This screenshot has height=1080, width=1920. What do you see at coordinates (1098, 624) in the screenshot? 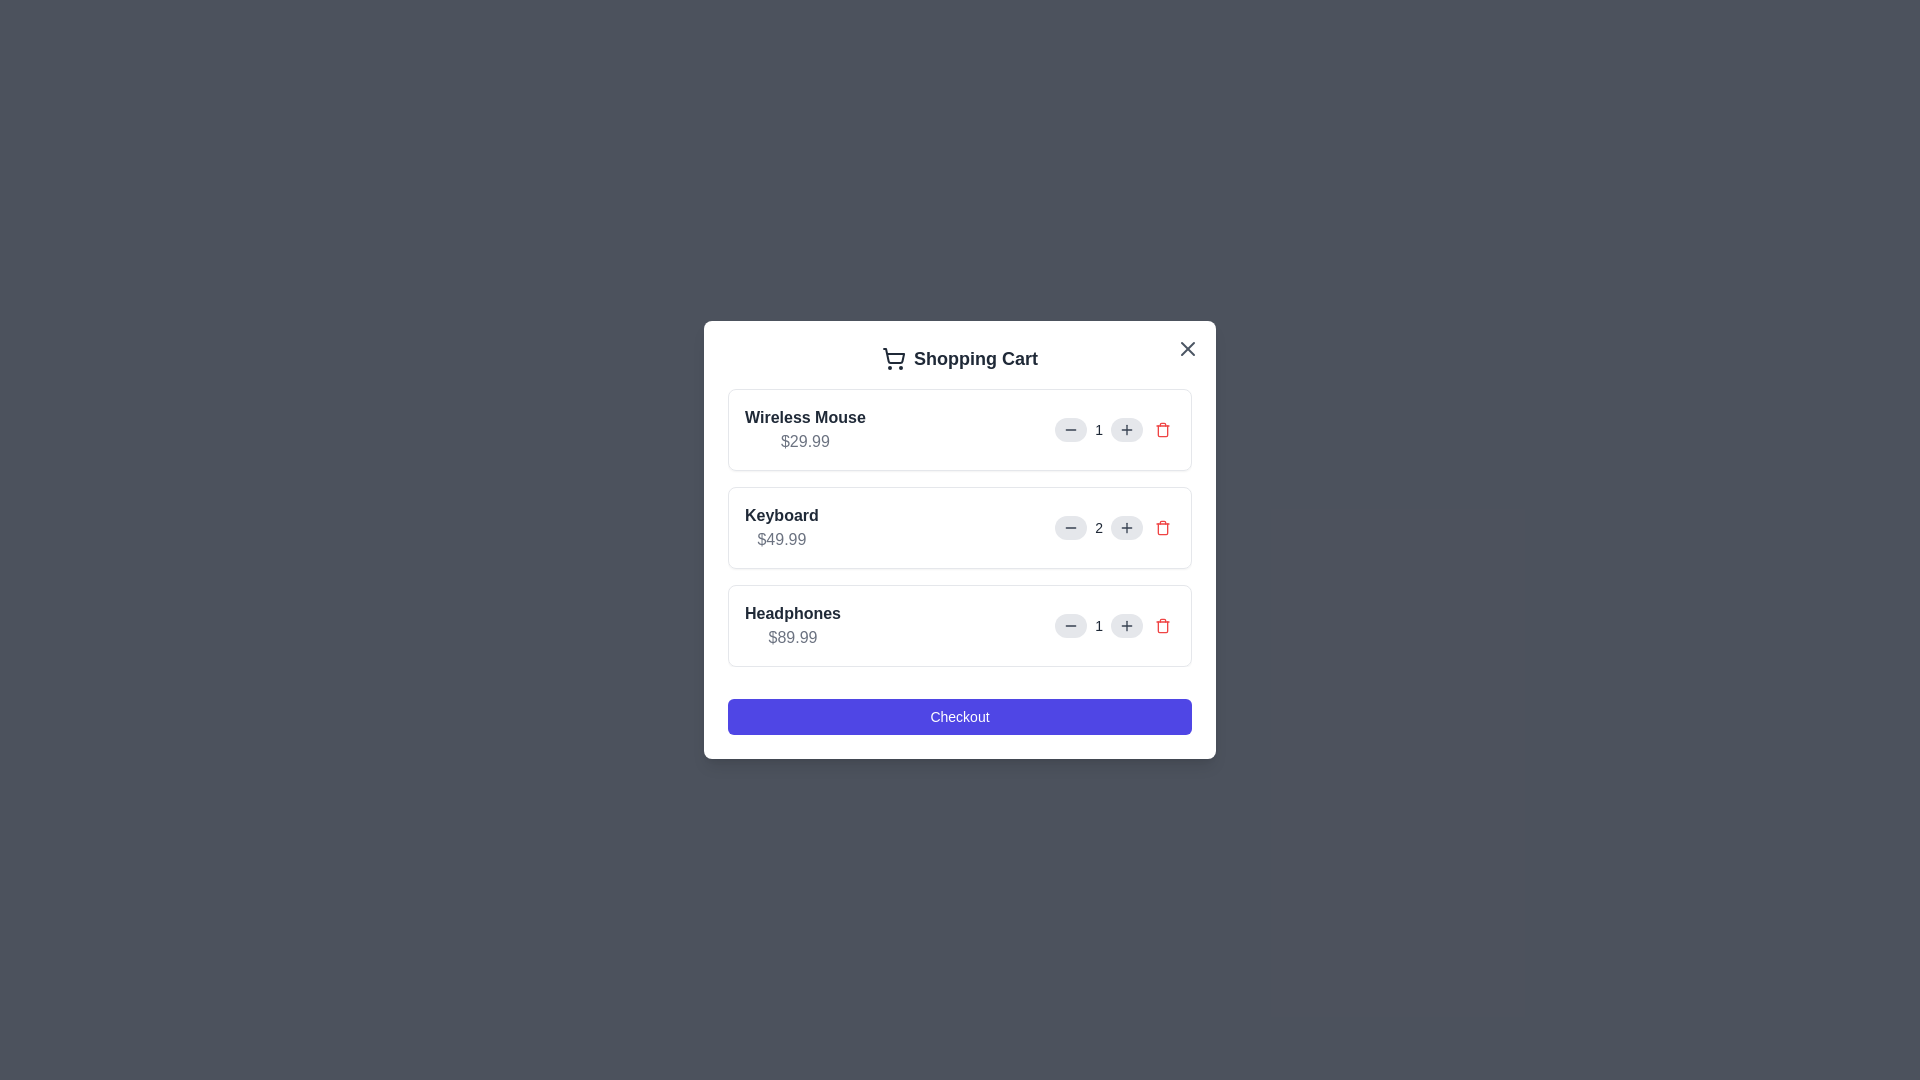
I see `the current quantity displayed in the third text label of the quantity adjustment panel, located between the decrement button and the increment button for the second item in the list` at bounding box center [1098, 624].